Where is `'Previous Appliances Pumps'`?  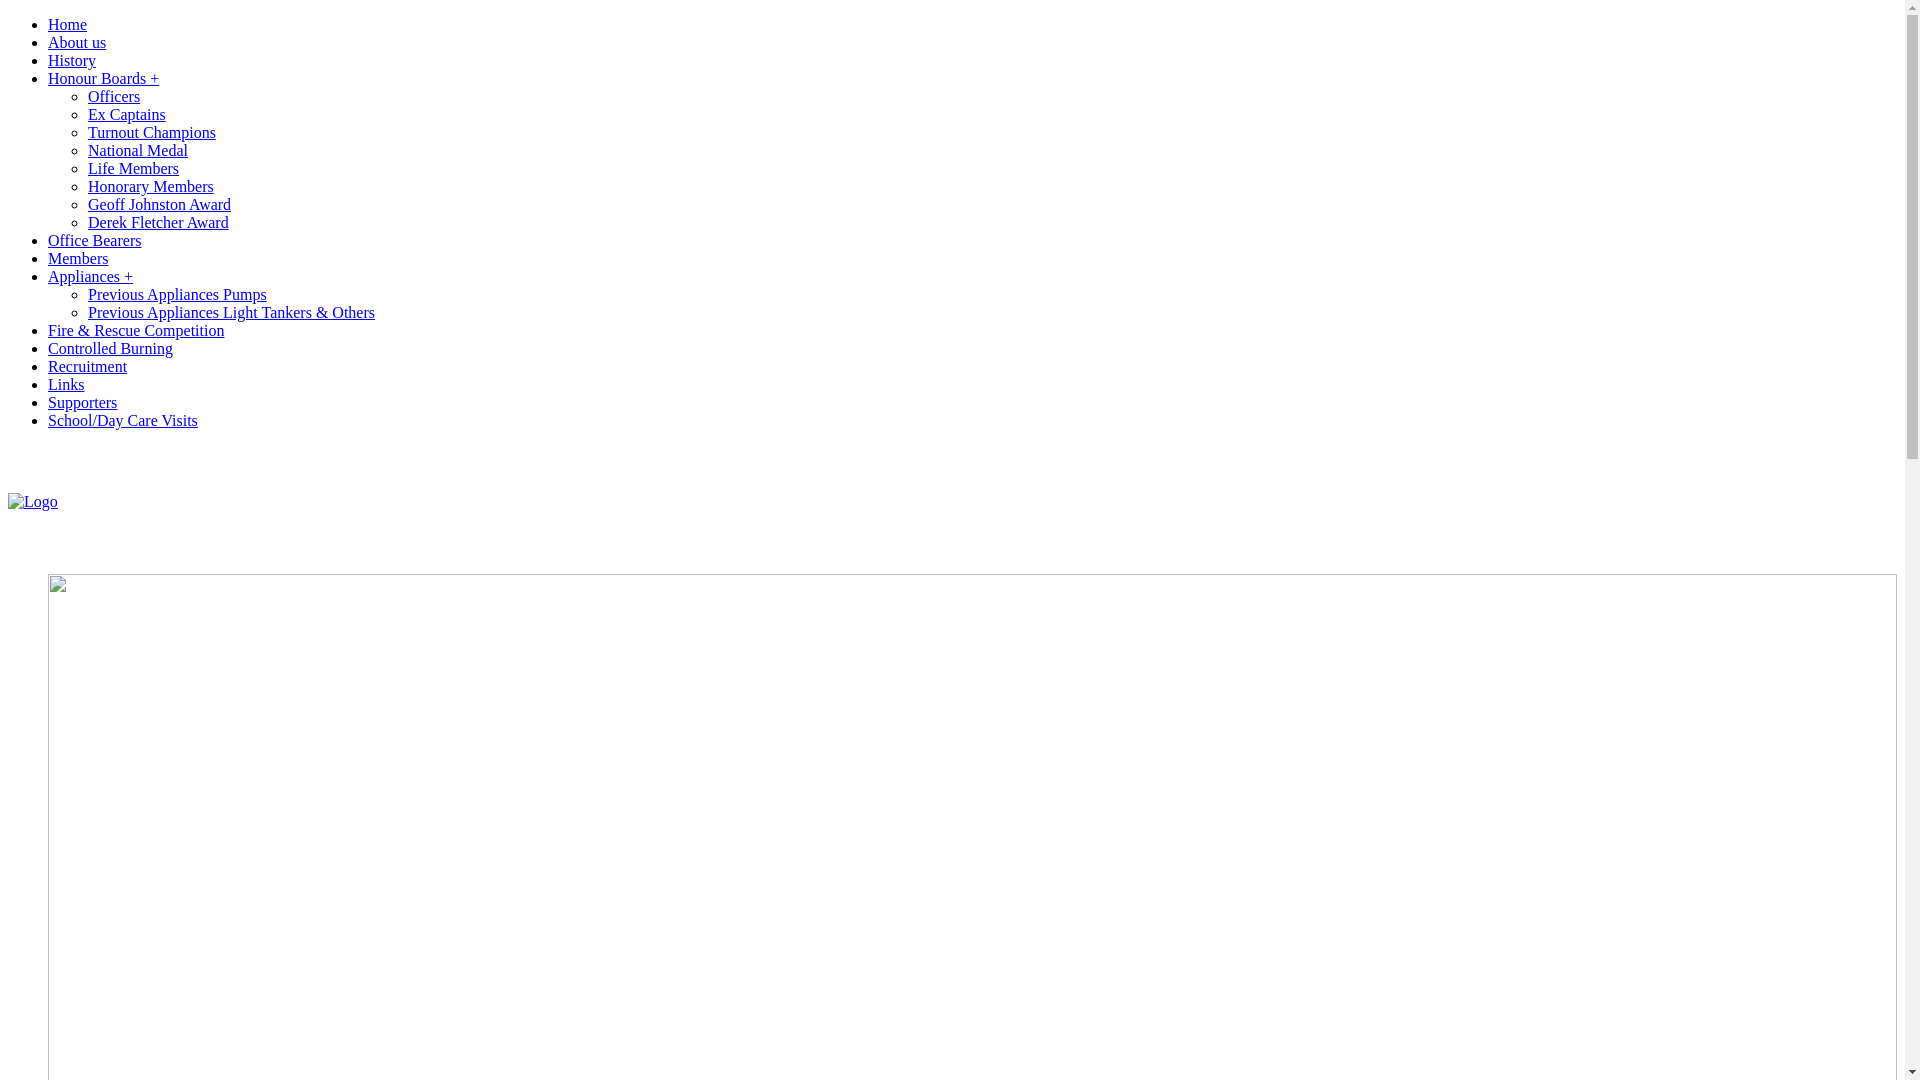
'Previous Appliances Pumps' is located at coordinates (177, 294).